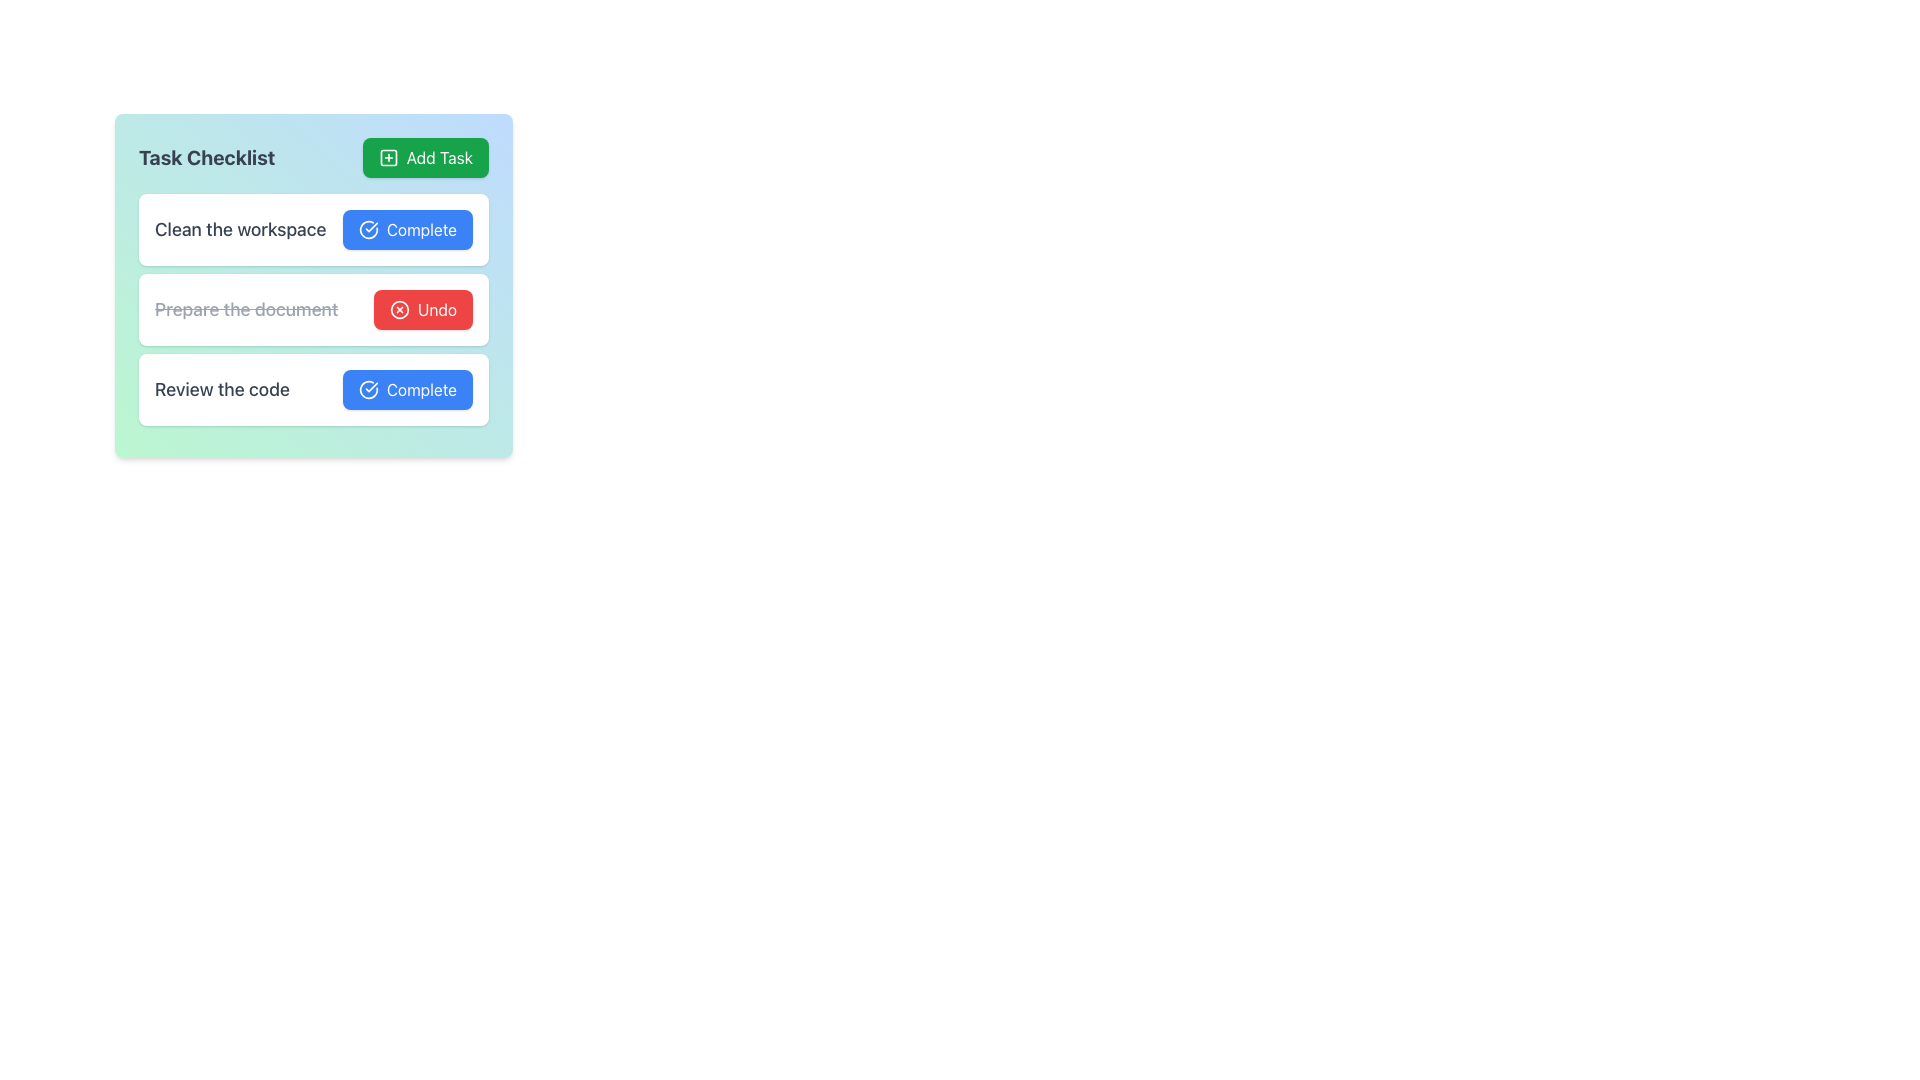 The height and width of the screenshot is (1080, 1920). What do you see at coordinates (312, 309) in the screenshot?
I see `task text in the Task entry row that contains the strikethrough text 'Prepare the document' and the 'Undo' button` at bounding box center [312, 309].